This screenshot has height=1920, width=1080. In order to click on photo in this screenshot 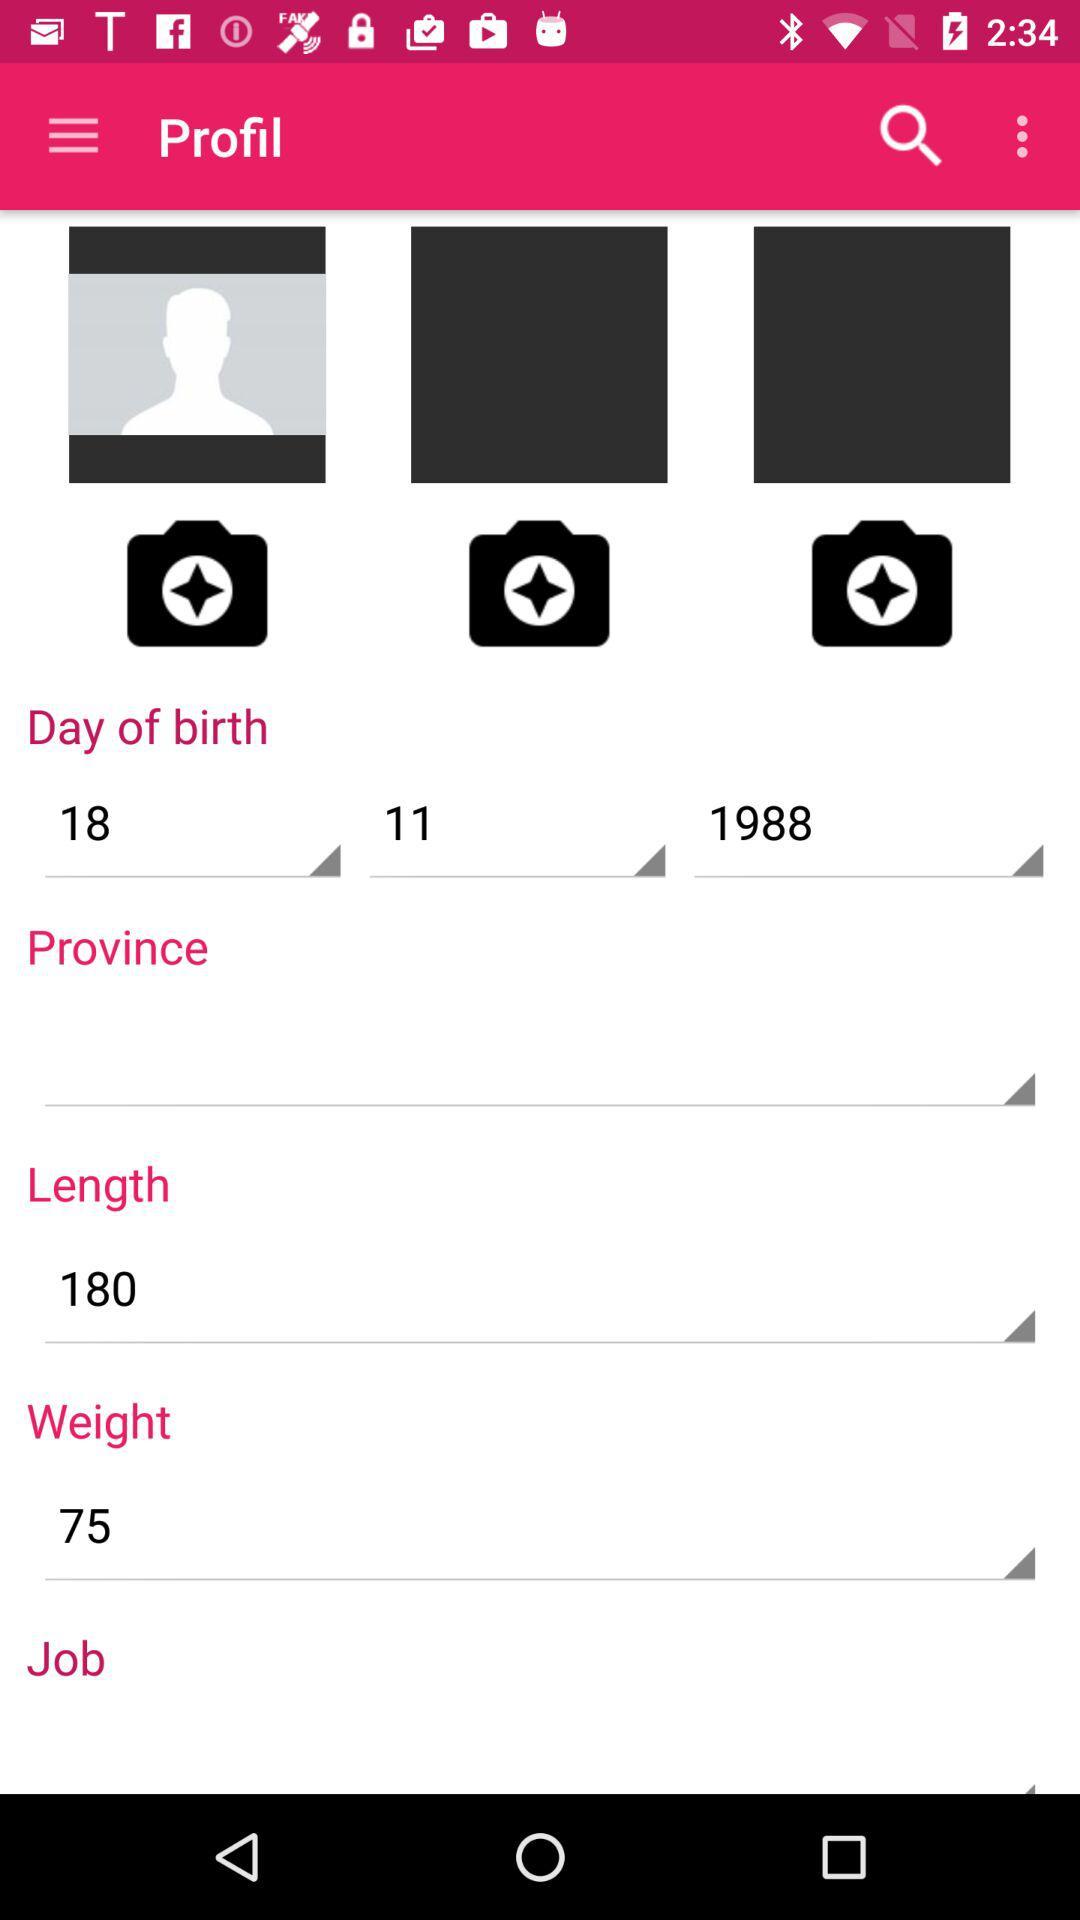, I will do `click(197, 582)`.